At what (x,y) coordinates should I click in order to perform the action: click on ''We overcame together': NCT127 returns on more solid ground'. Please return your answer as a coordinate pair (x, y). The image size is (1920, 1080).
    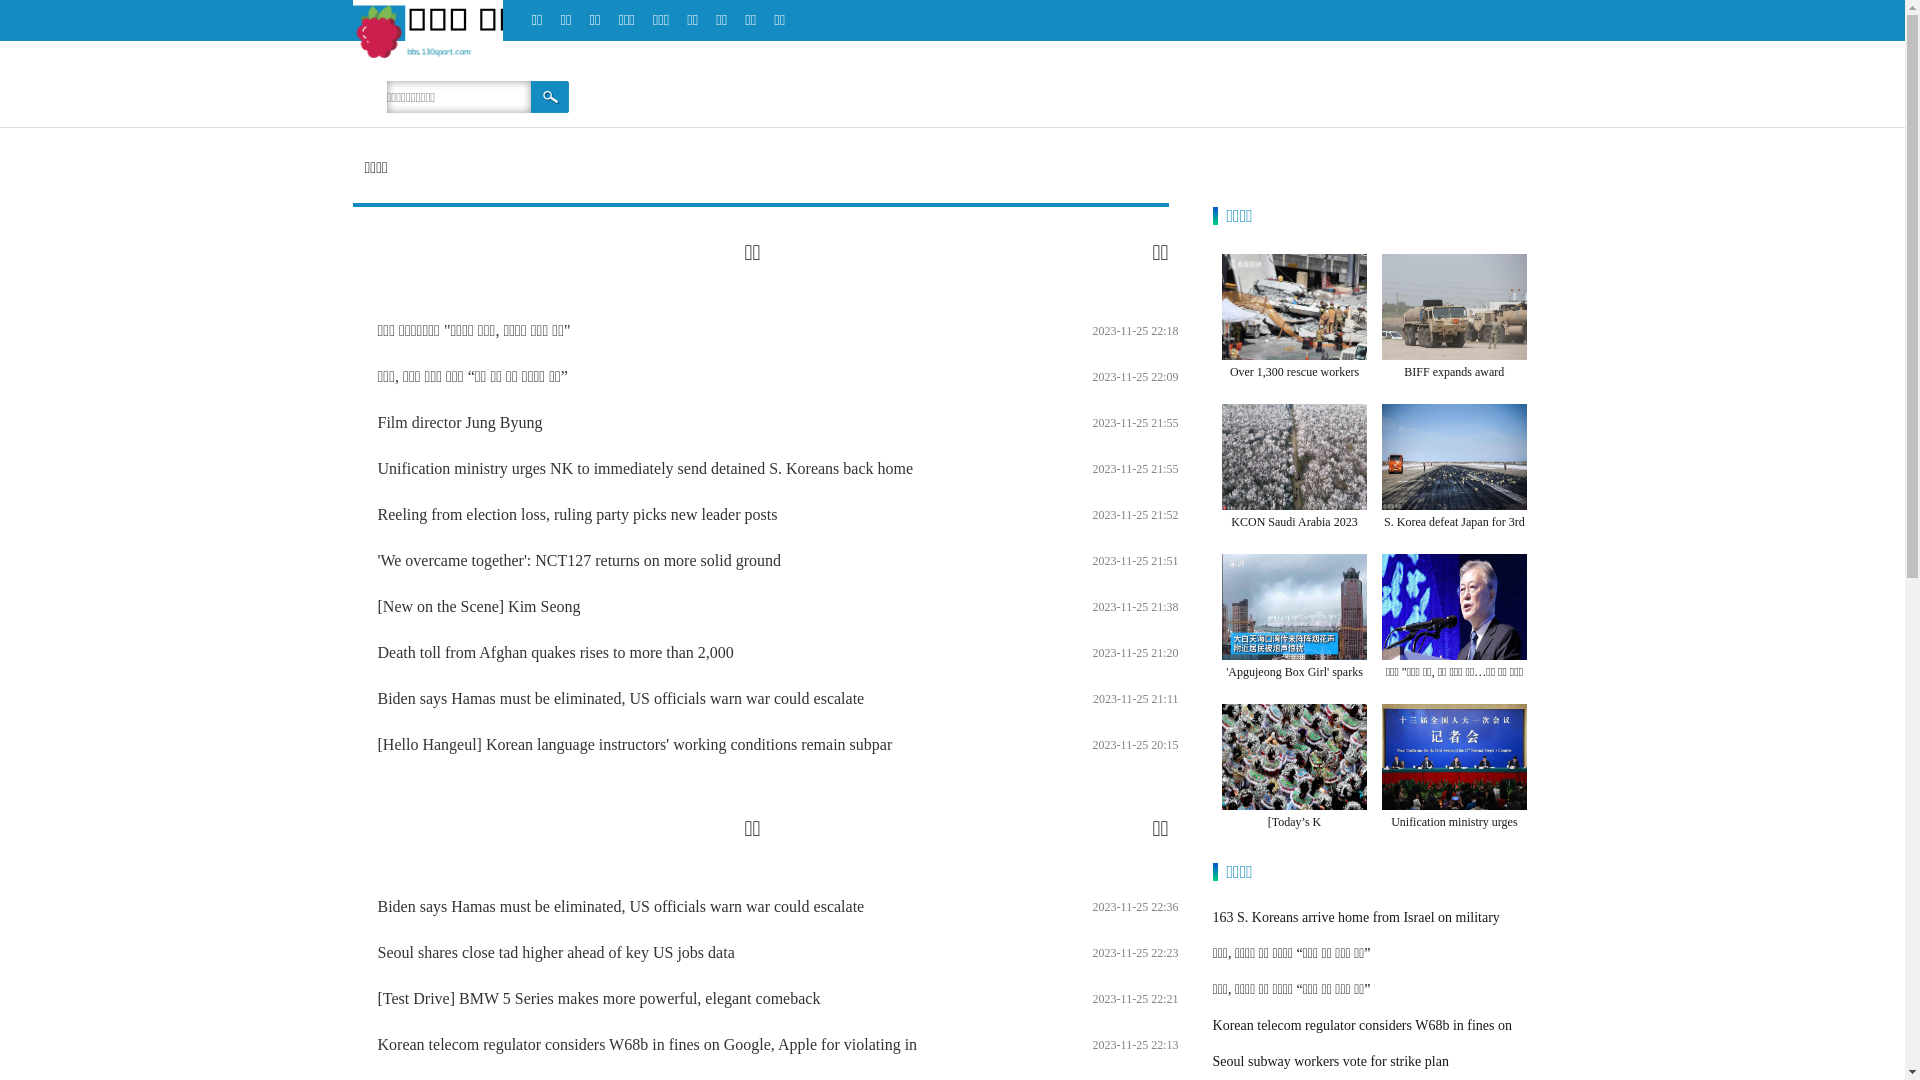
    Looking at the image, I should click on (378, 560).